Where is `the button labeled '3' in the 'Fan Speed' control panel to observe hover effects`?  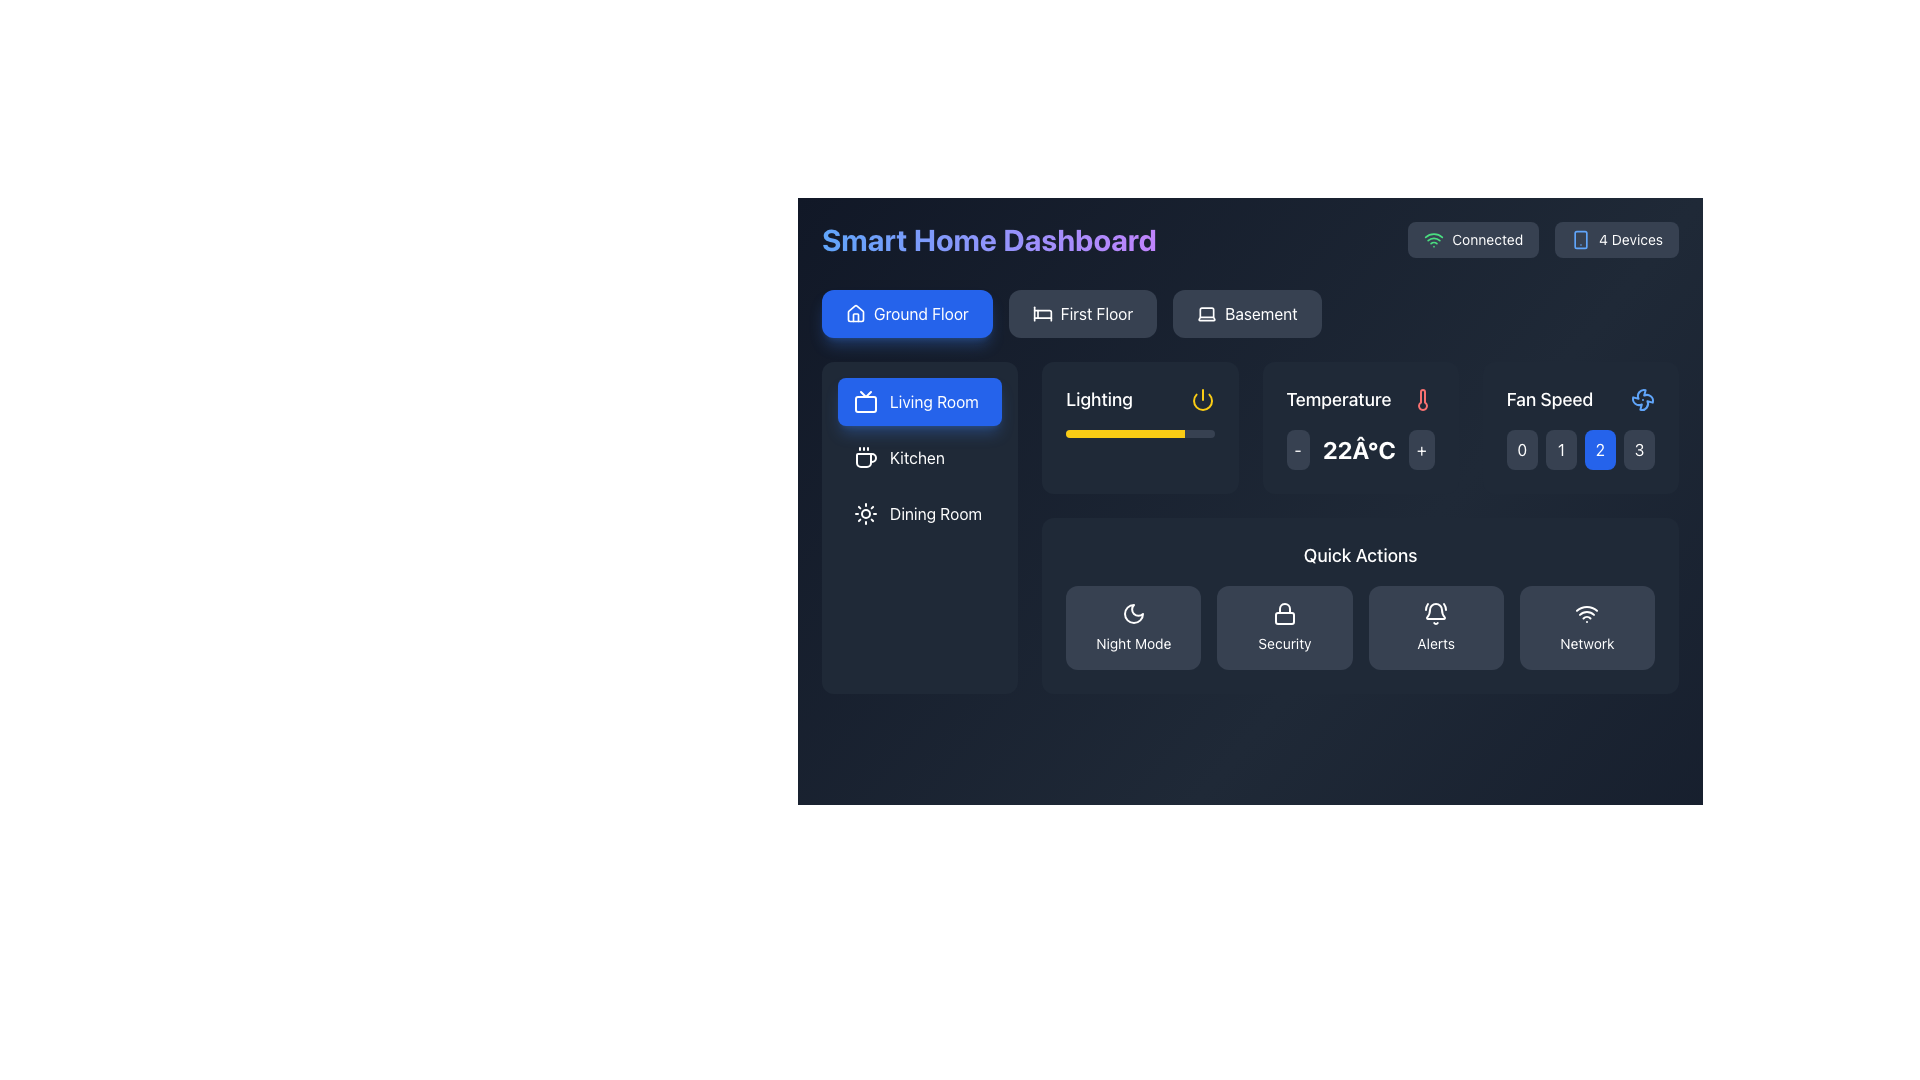
the button labeled '3' in the 'Fan Speed' control panel to observe hover effects is located at coordinates (1639, 450).